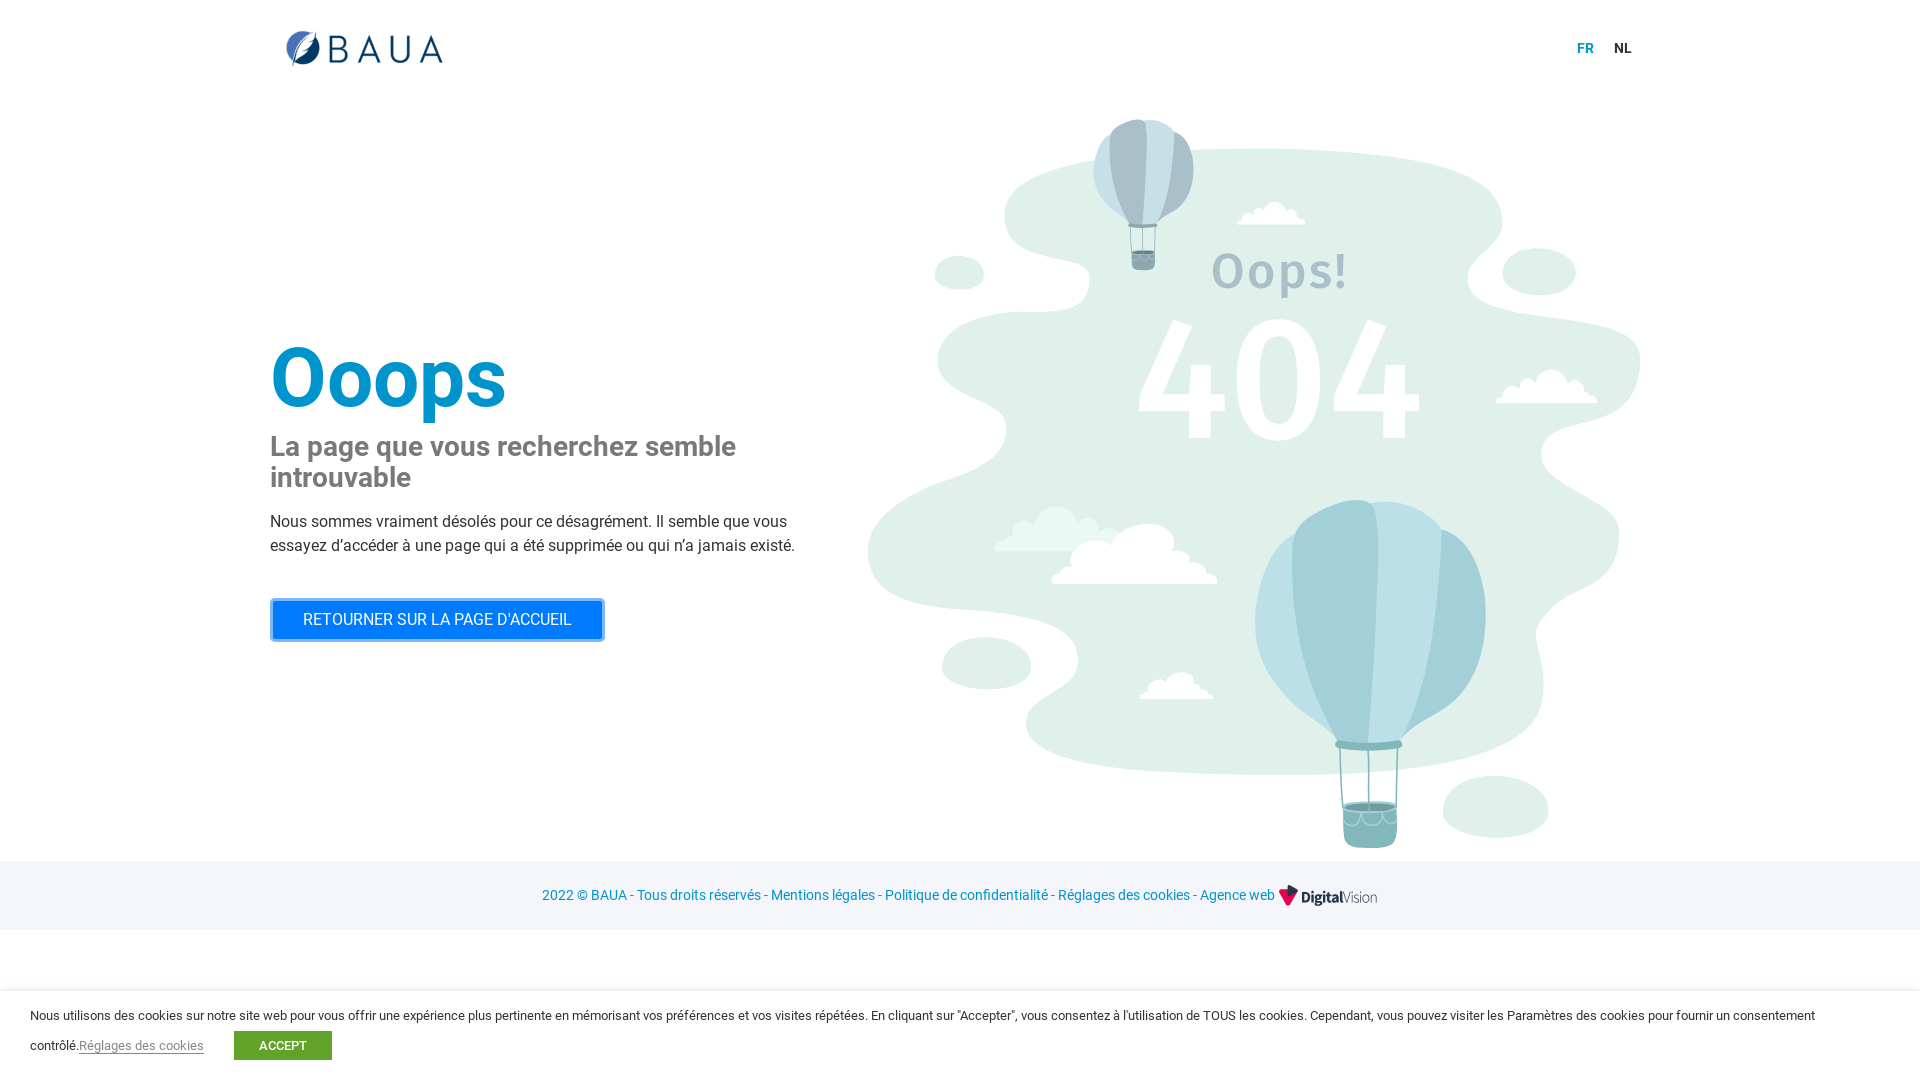 This screenshot has height=1080, width=1920. Describe the element at coordinates (1622, 46) in the screenshot. I see `'NL'` at that location.